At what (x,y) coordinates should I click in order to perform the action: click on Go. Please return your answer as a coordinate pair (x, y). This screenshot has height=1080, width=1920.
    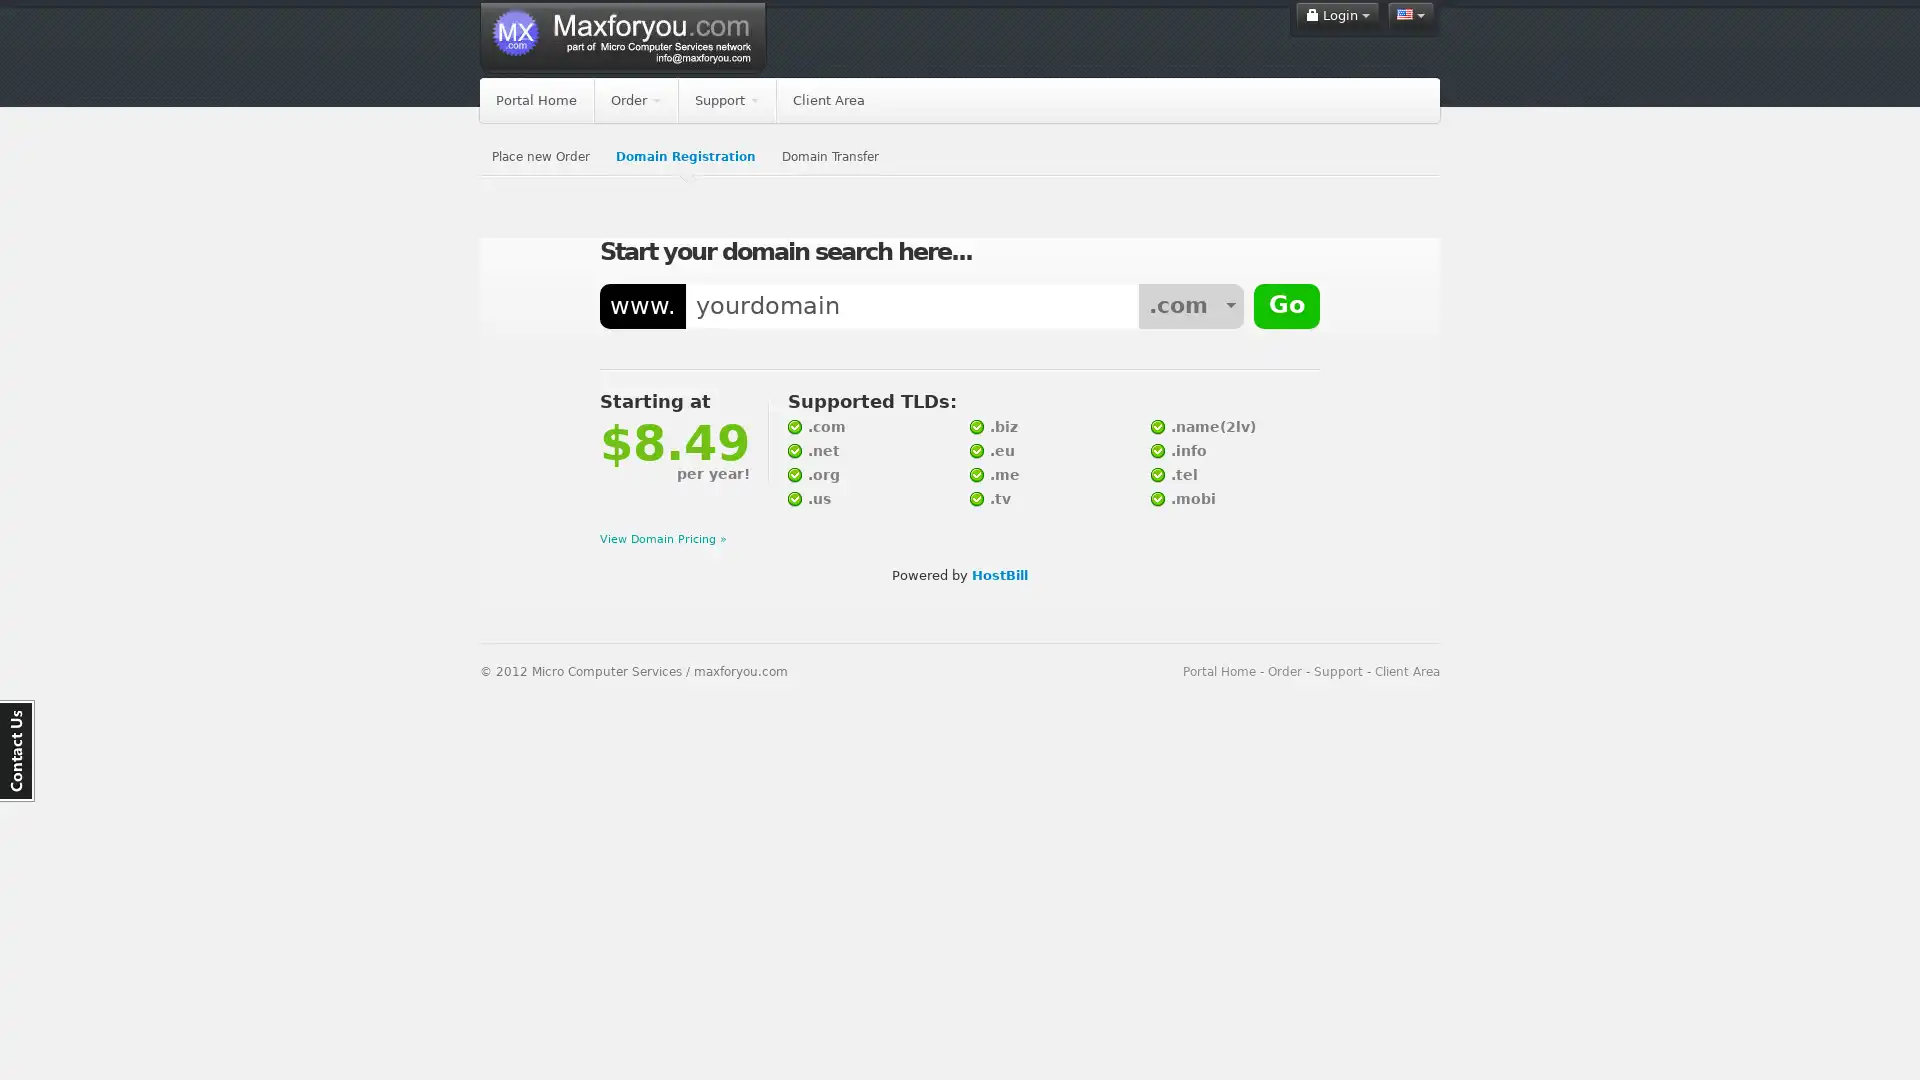
    Looking at the image, I should click on (1286, 307).